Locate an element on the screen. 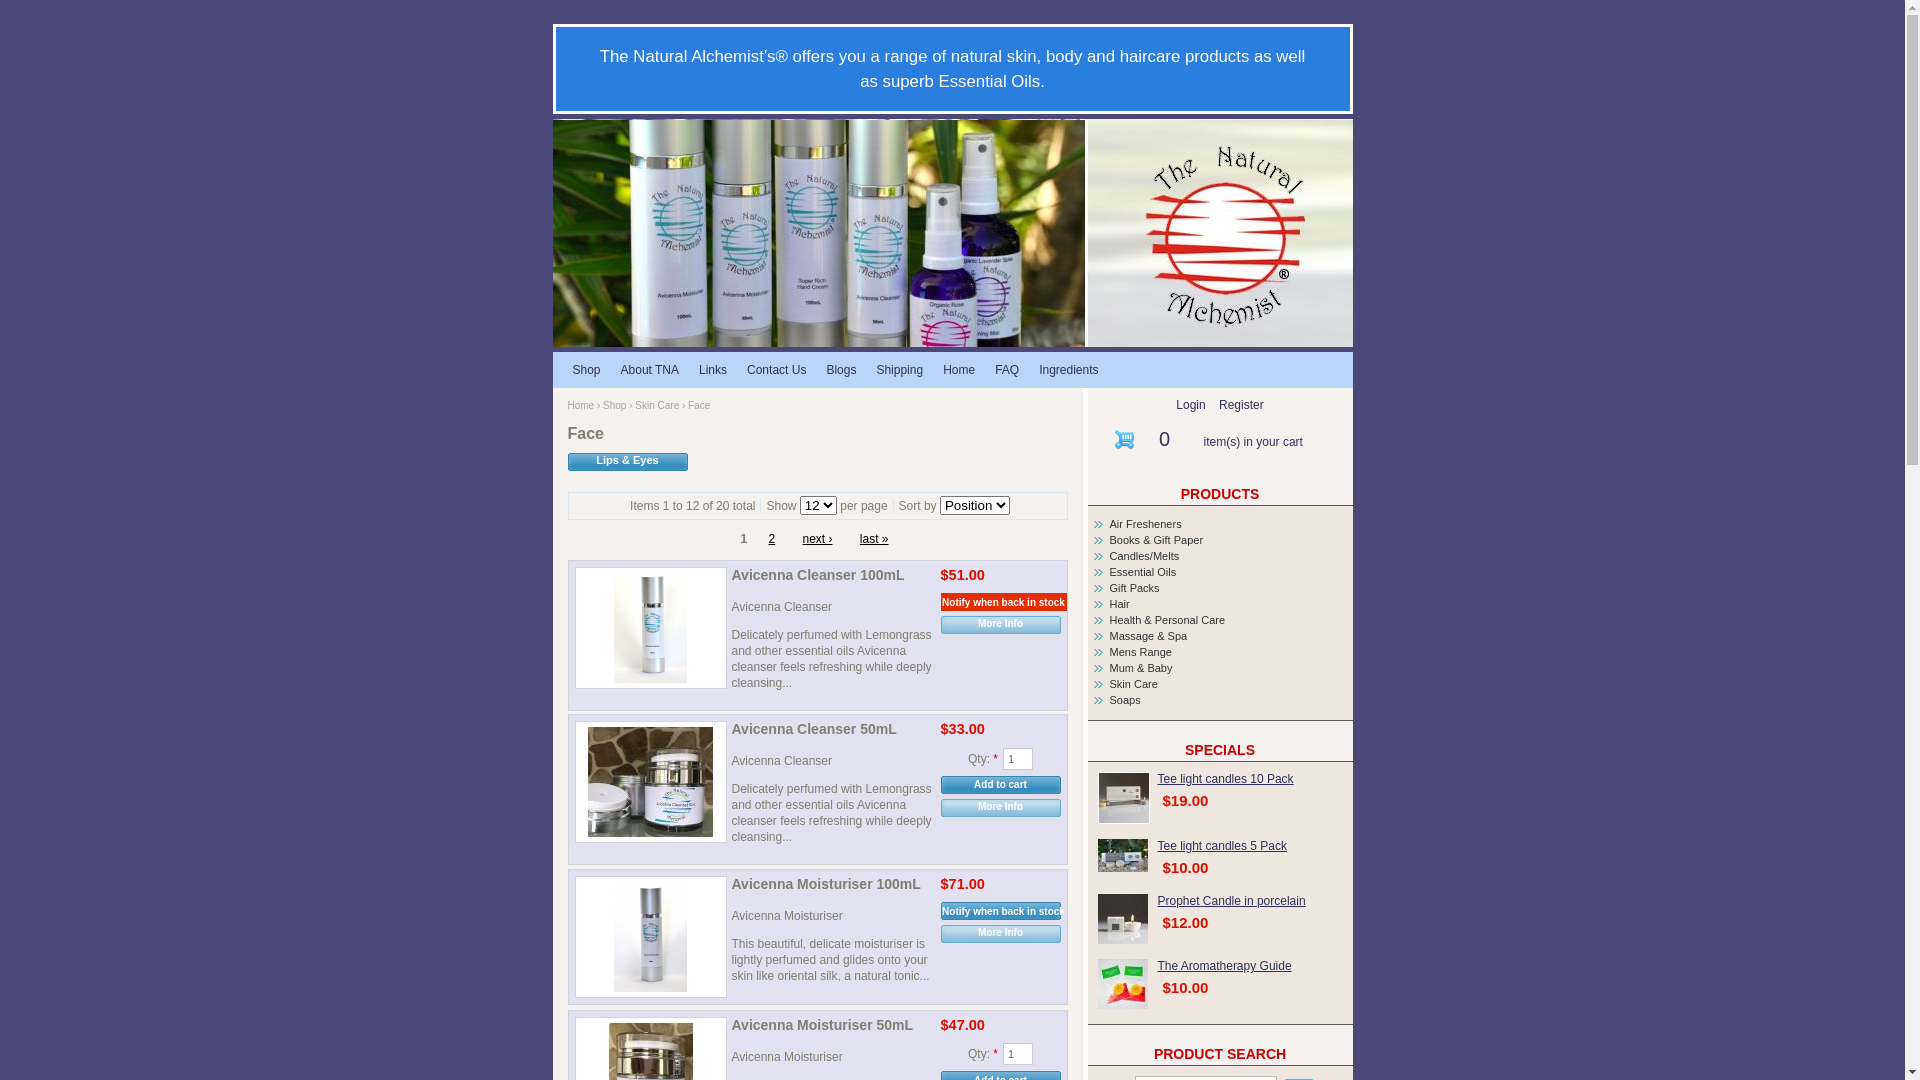  'Air Fresheners' is located at coordinates (1146, 523).